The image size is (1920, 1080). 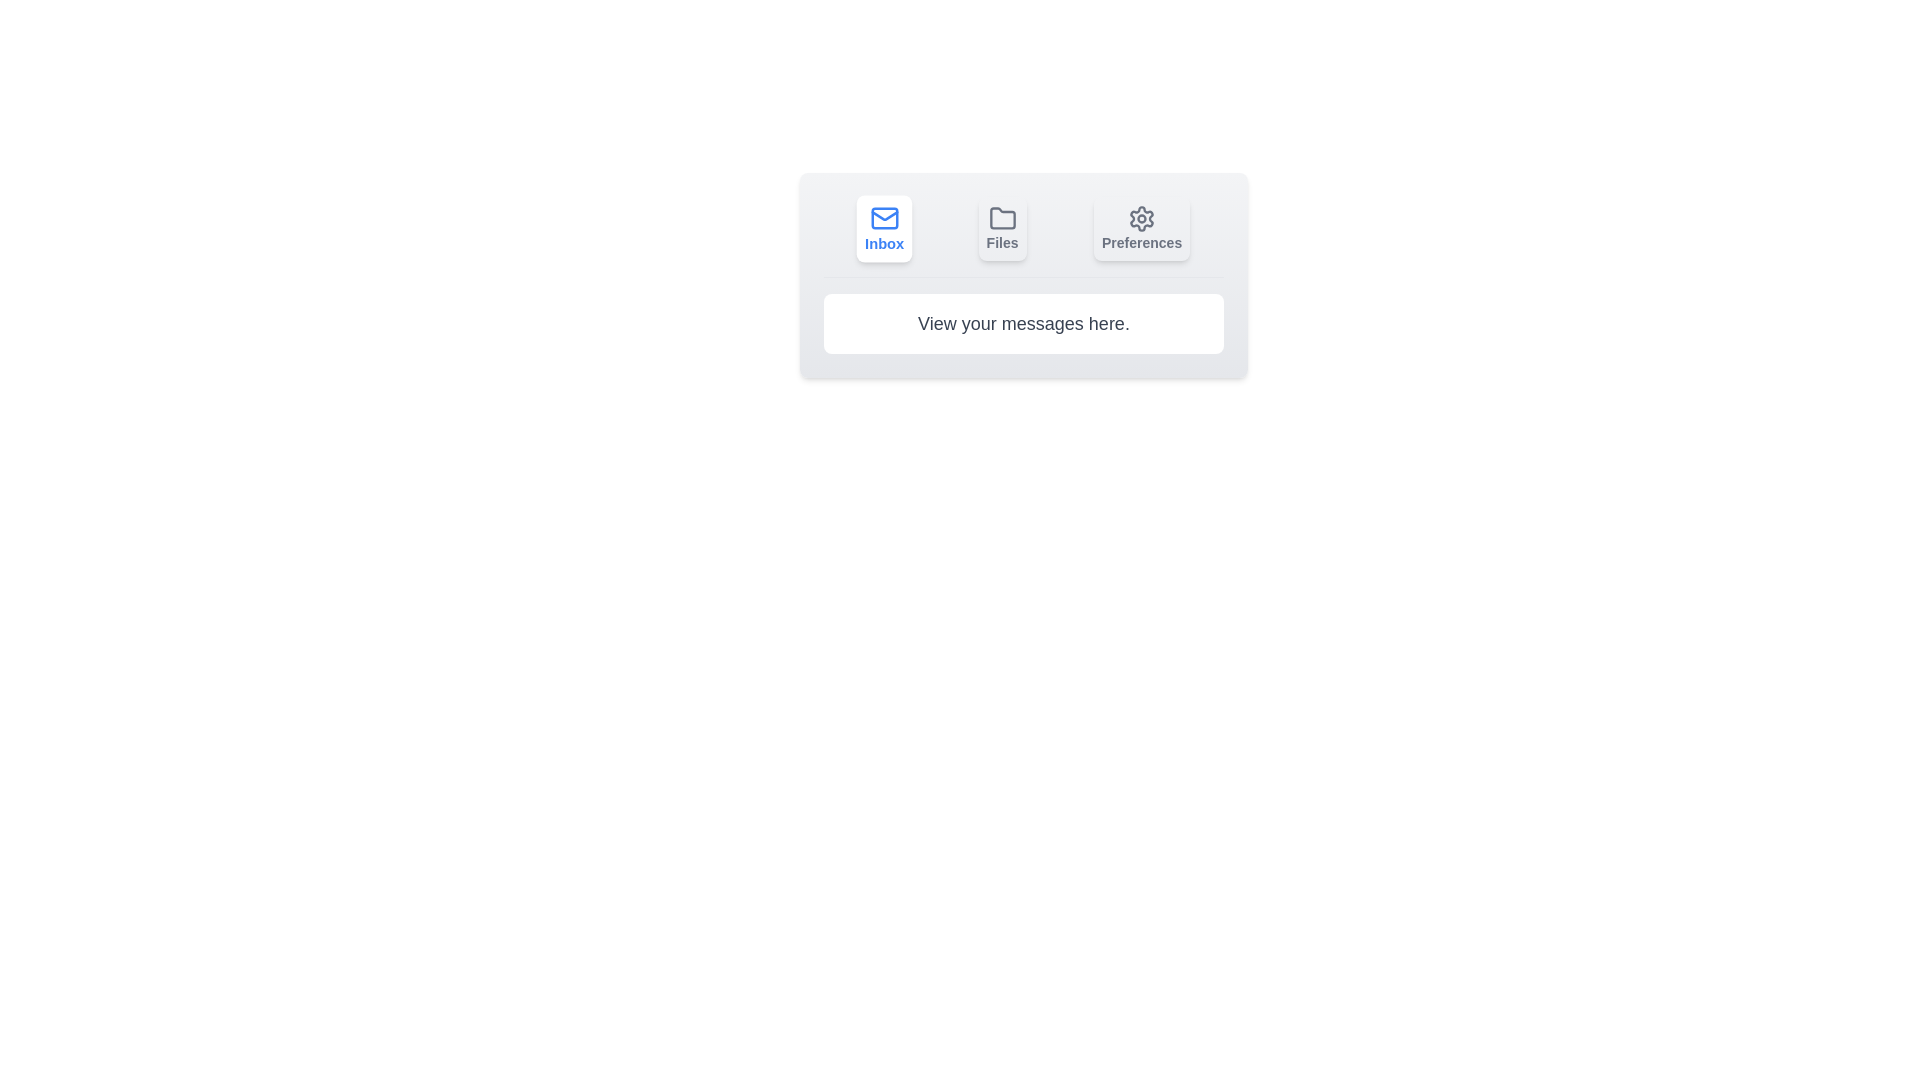 I want to click on the 'Files' button, which is a rounded rectangular button labeled 'Files' with a folder icon above the text, so click(x=1002, y=227).